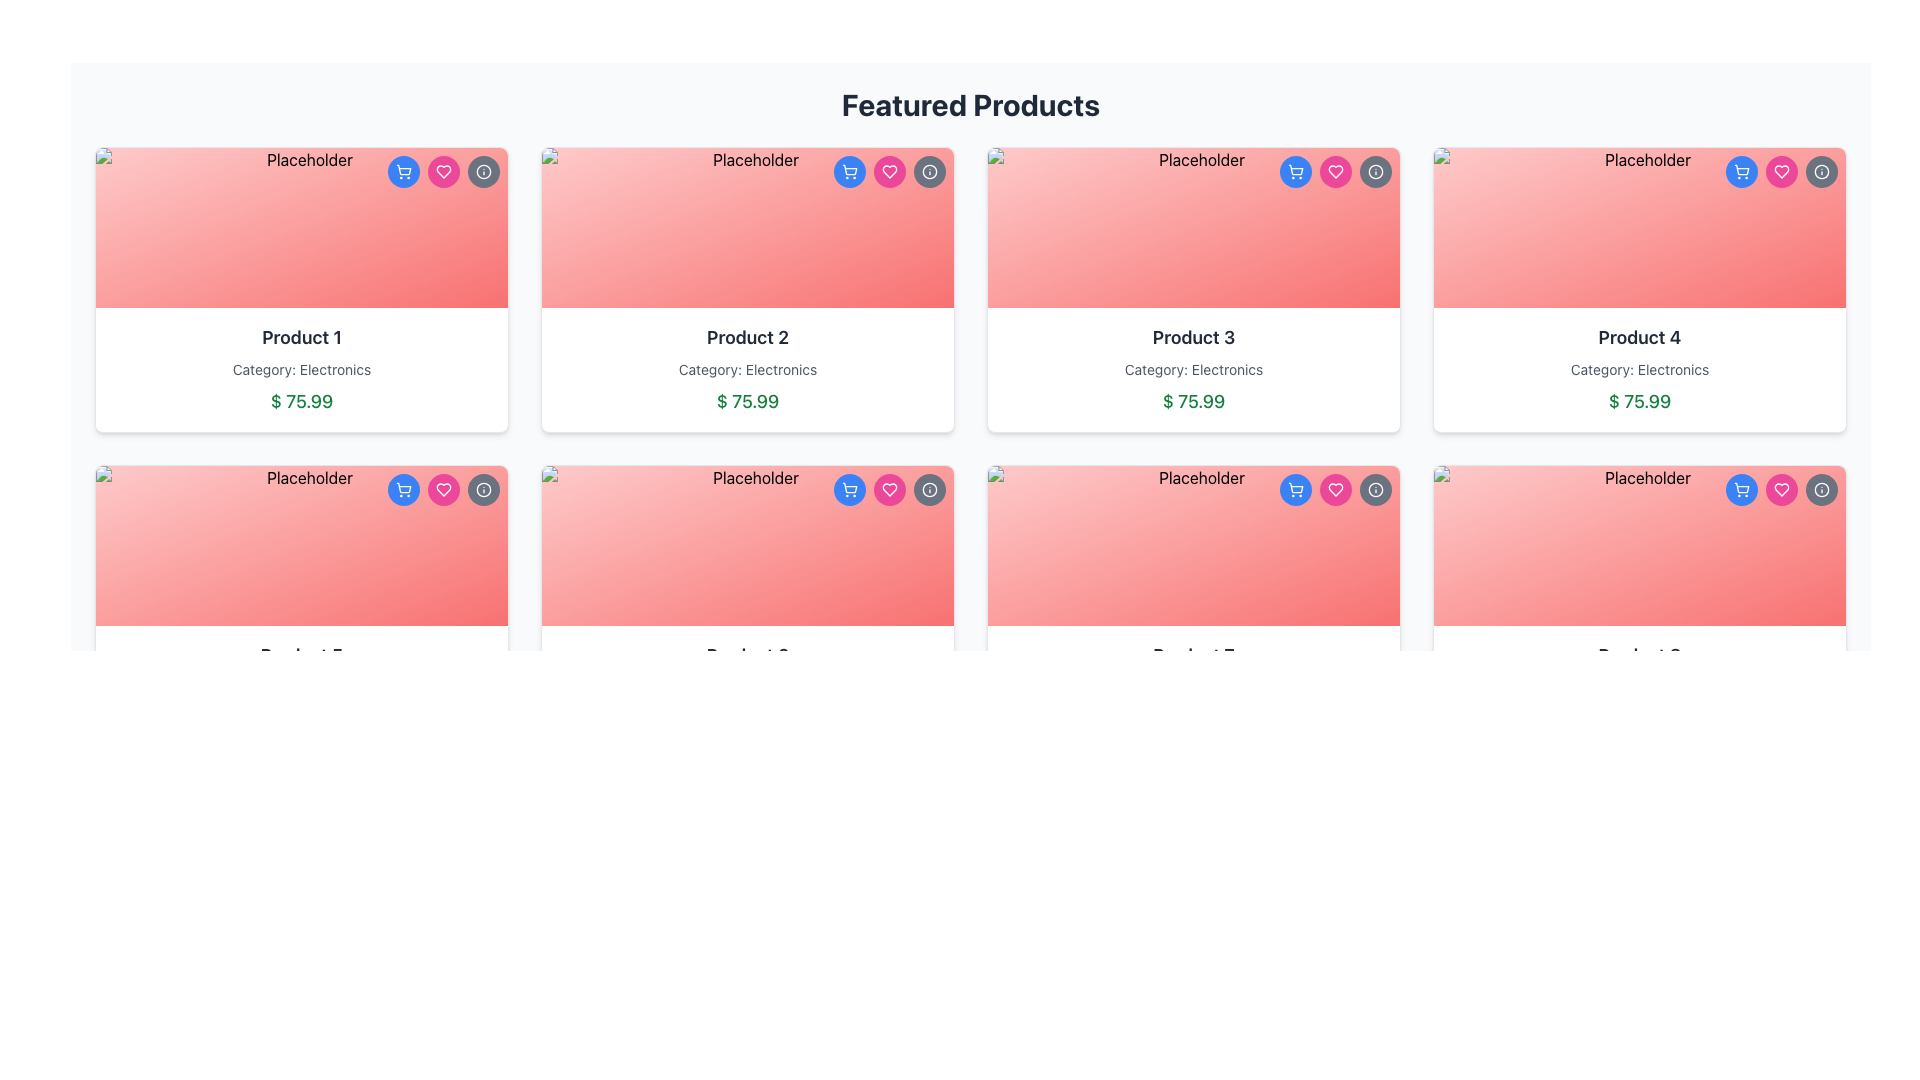 Image resolution: width=1920 pixels, height=1080 pixels. Describe the element at coordinates (484, 171) in the screenshot. I see `the circular icon button located at the top-right corner of the 'Product 1' card` at that location.